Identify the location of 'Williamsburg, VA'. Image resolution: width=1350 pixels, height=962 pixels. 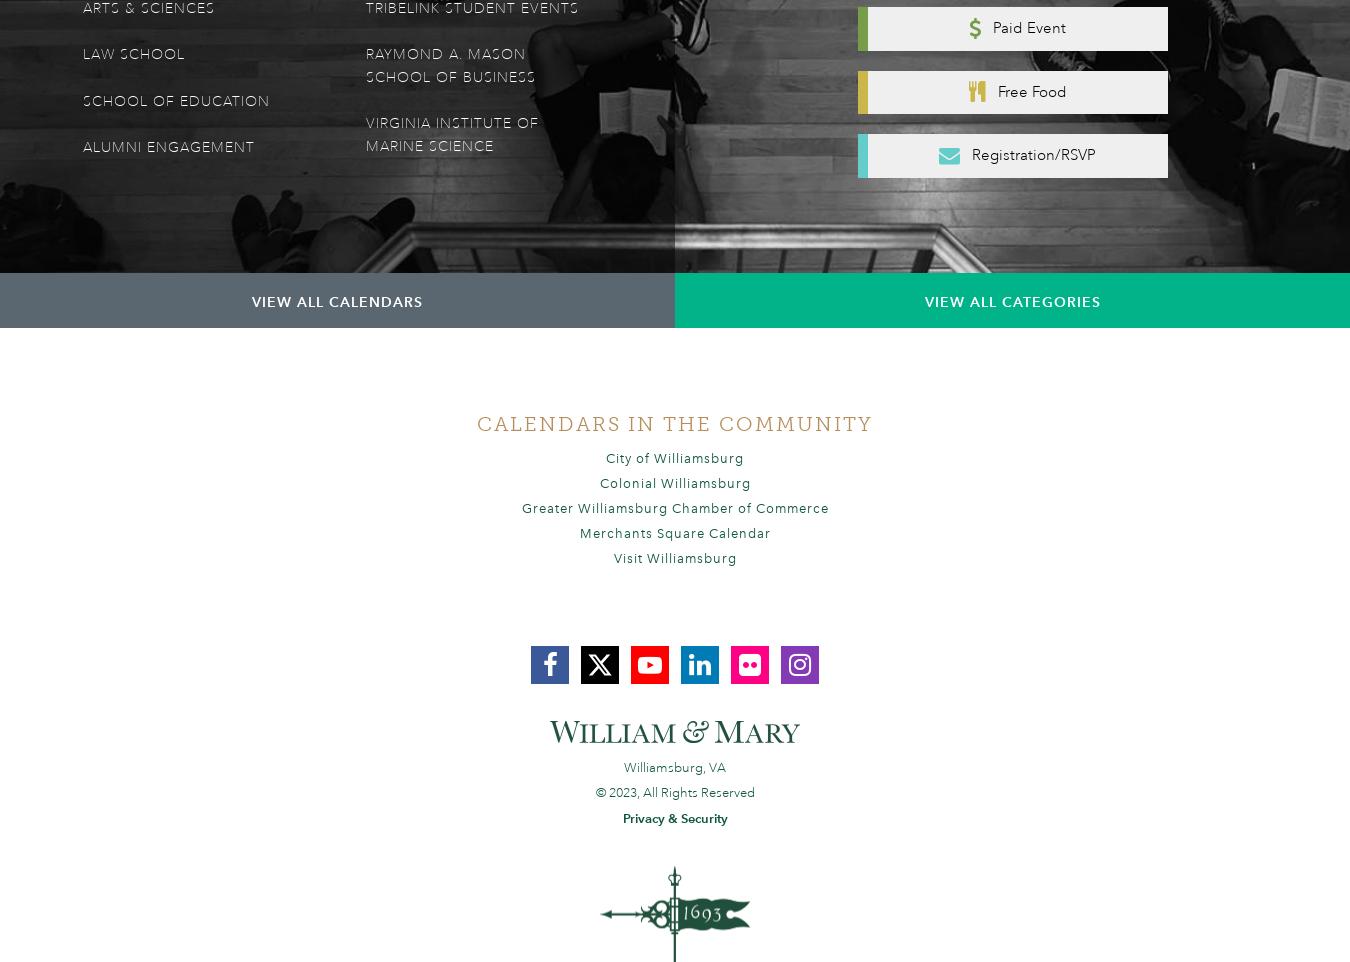
(675, 767).